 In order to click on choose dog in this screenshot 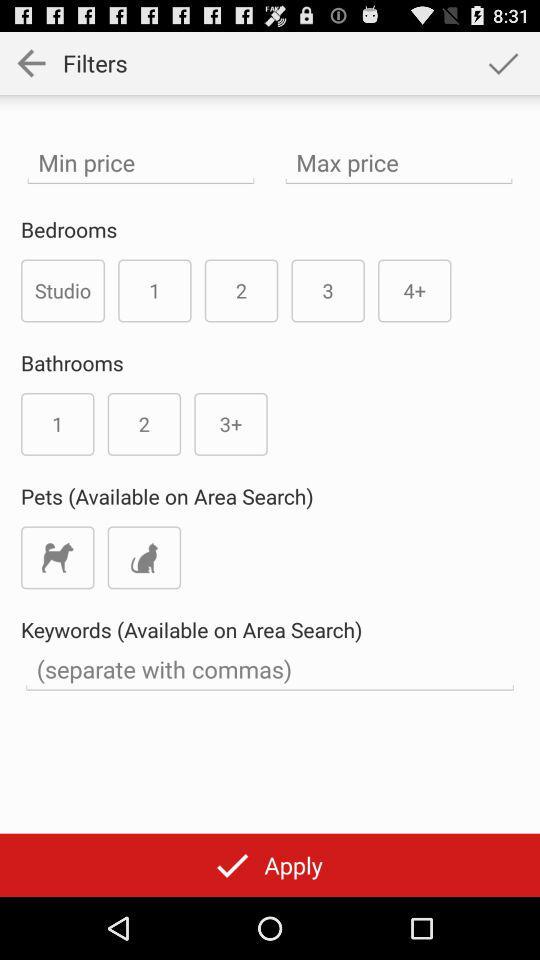, I will do `click(57, 557)`.